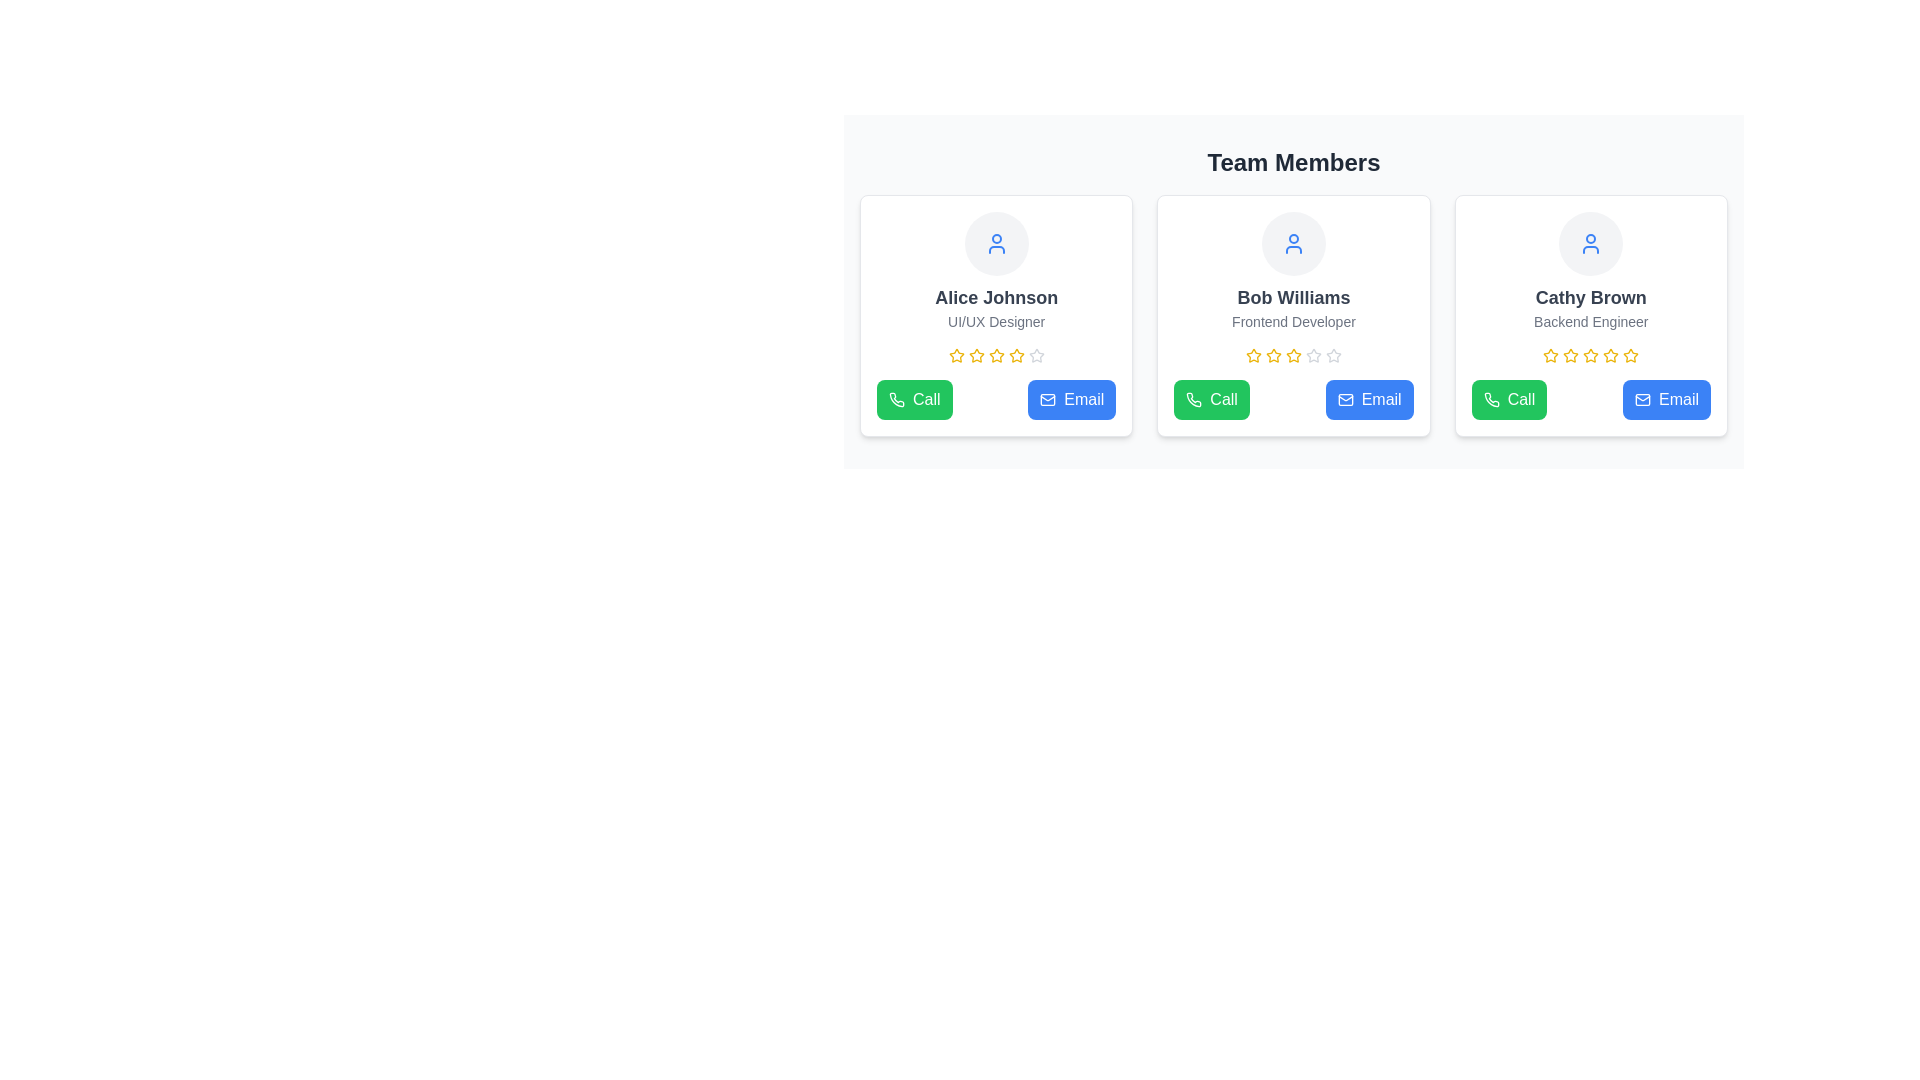  Describe the element at coordinates (1570, 354) in the screenshot. I see `the second star icon in the star rating system beneath the profile of 'Cathy Brown'` at that location.